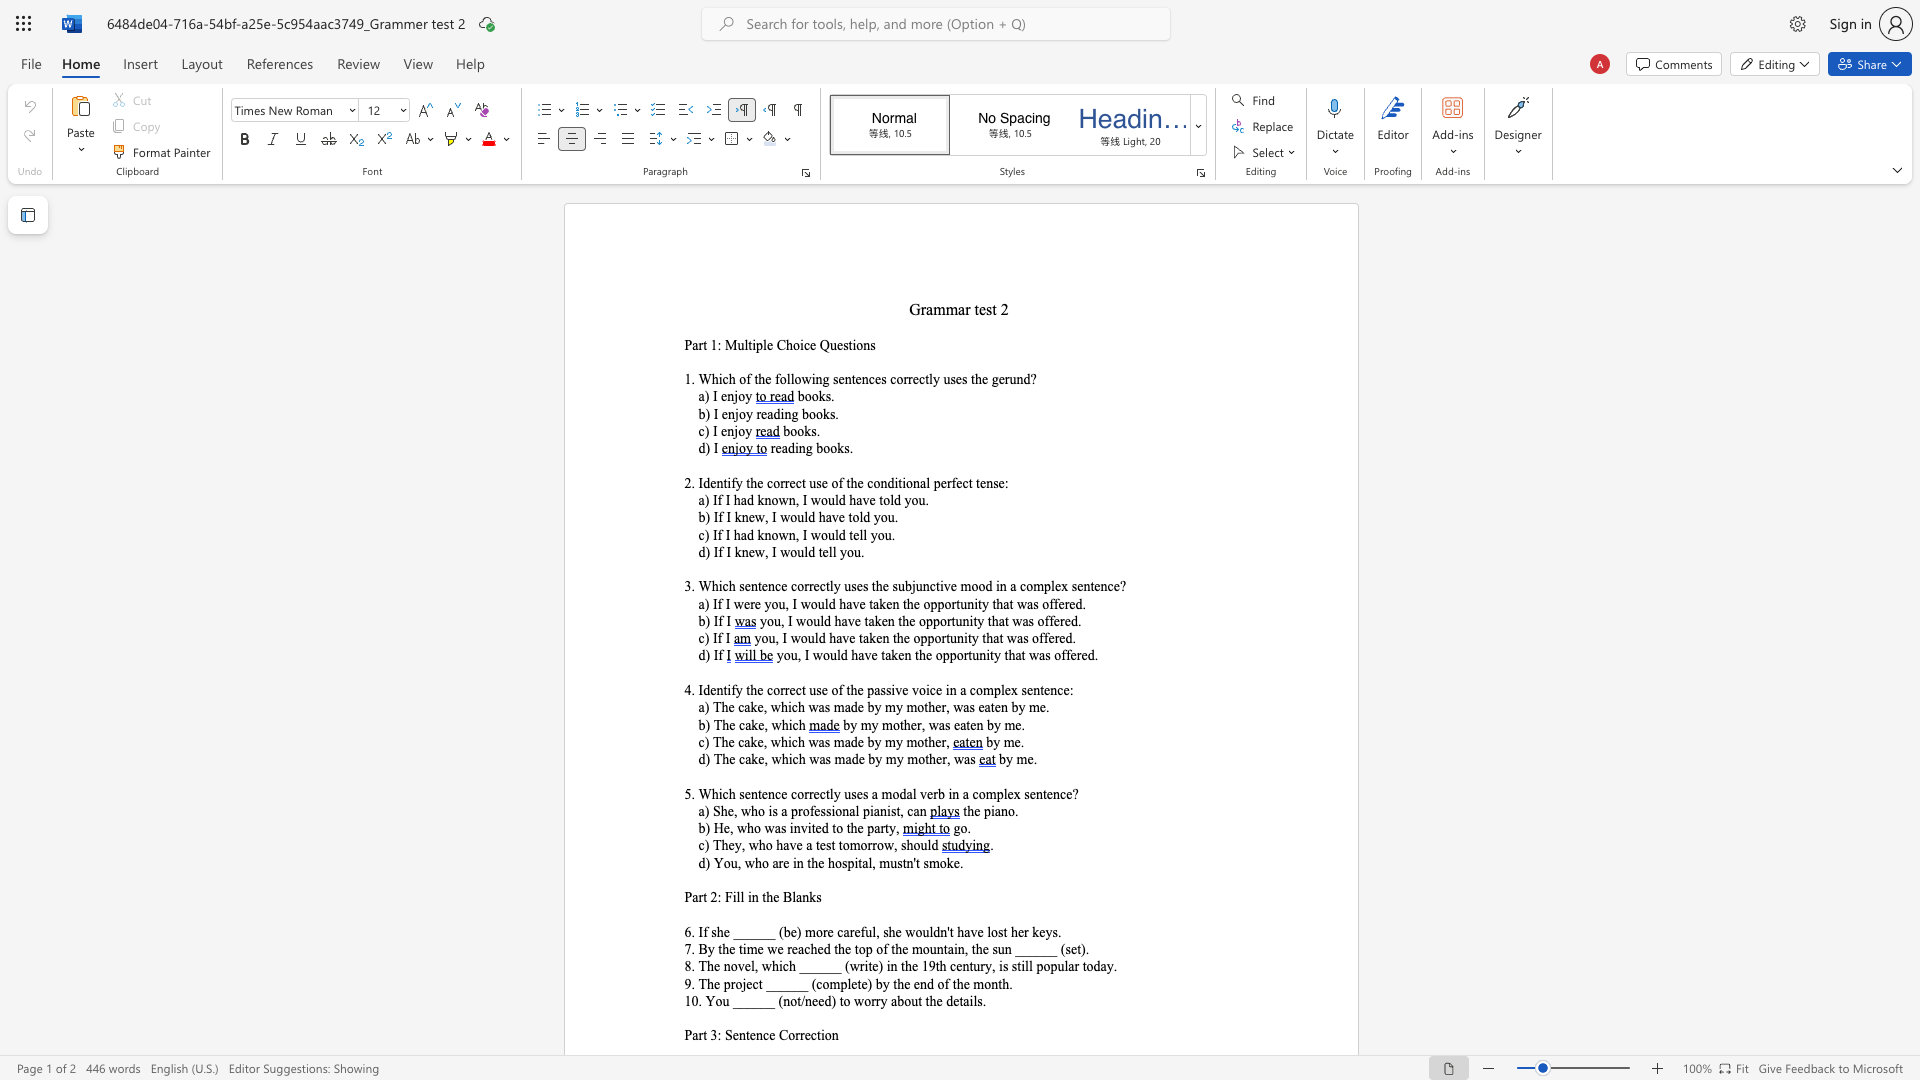  Describe the element at coordinates (710, 896) in the screenshot. I see `the subset text "2: Fill in" within the text "Part 2: Fill in the Blanks"` at that location.